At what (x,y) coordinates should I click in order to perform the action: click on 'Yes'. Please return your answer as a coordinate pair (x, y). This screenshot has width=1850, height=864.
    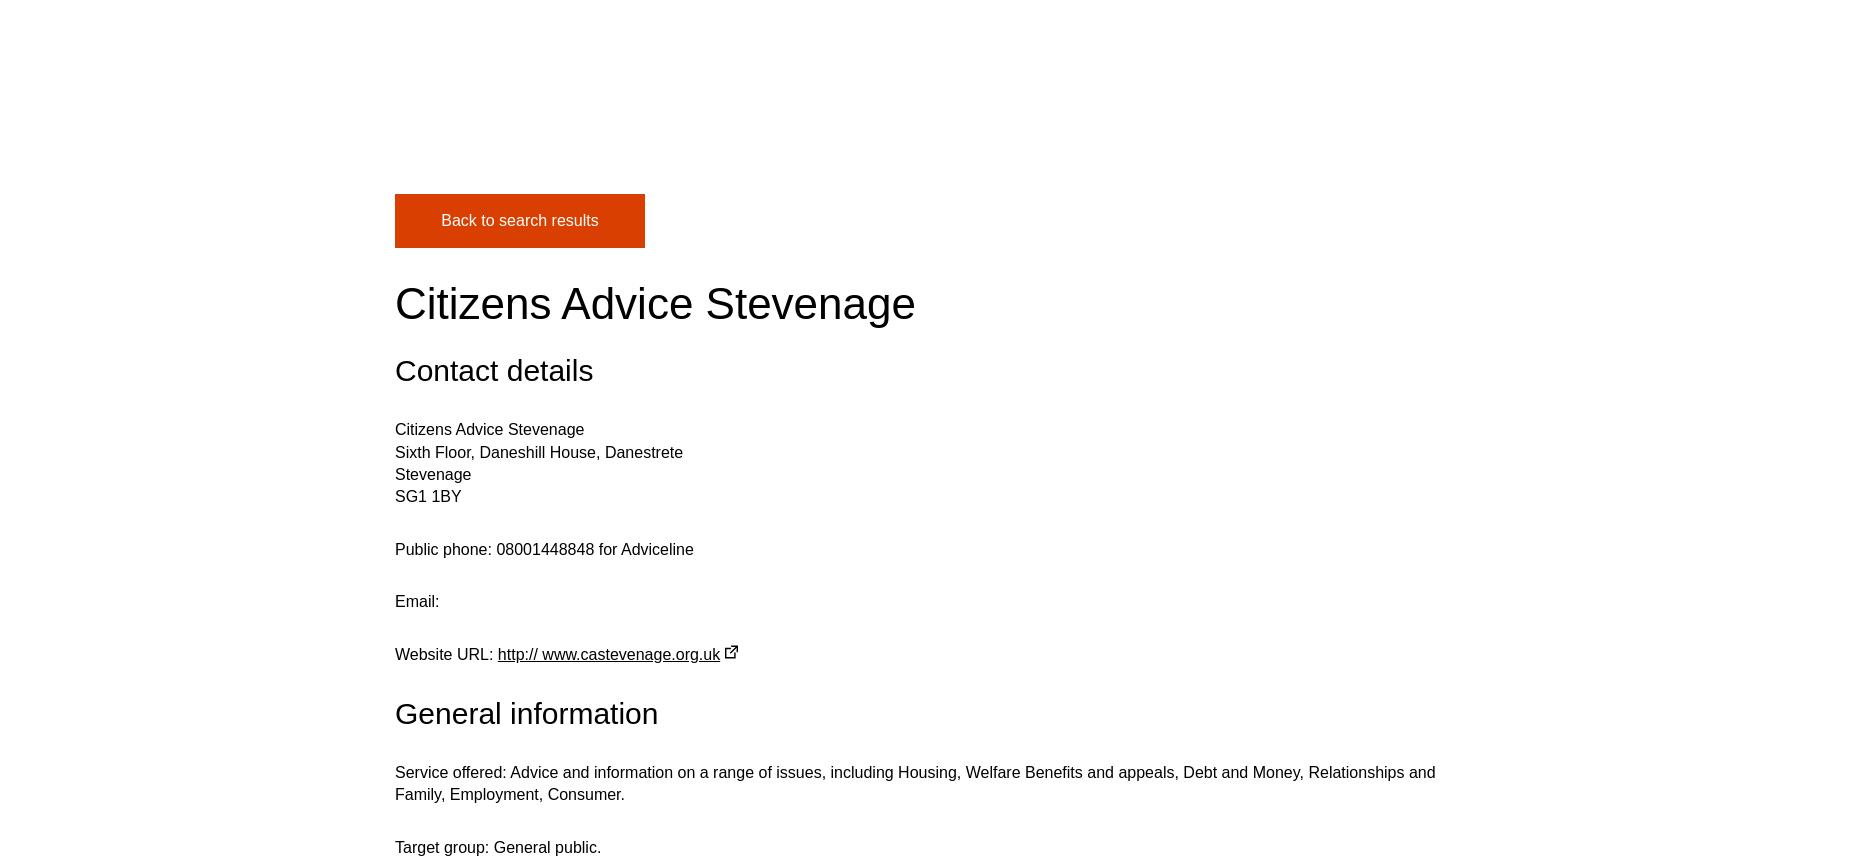
    Looking at the image, I should click on (537, 152).